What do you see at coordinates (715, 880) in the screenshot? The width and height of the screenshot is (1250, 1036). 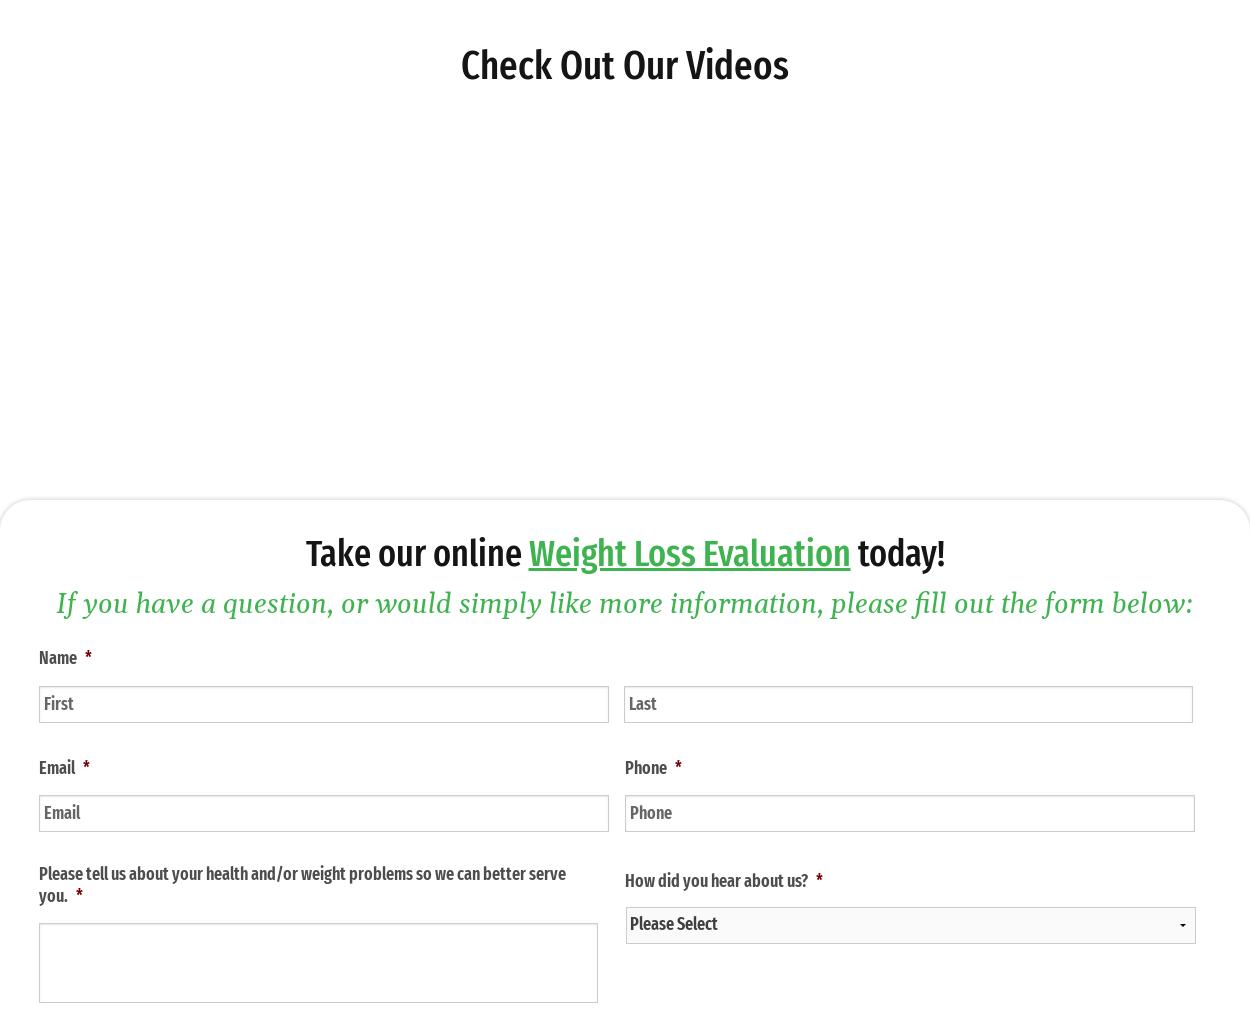 I see `'How did you hear about us?'` at bounding box center [715, 880].